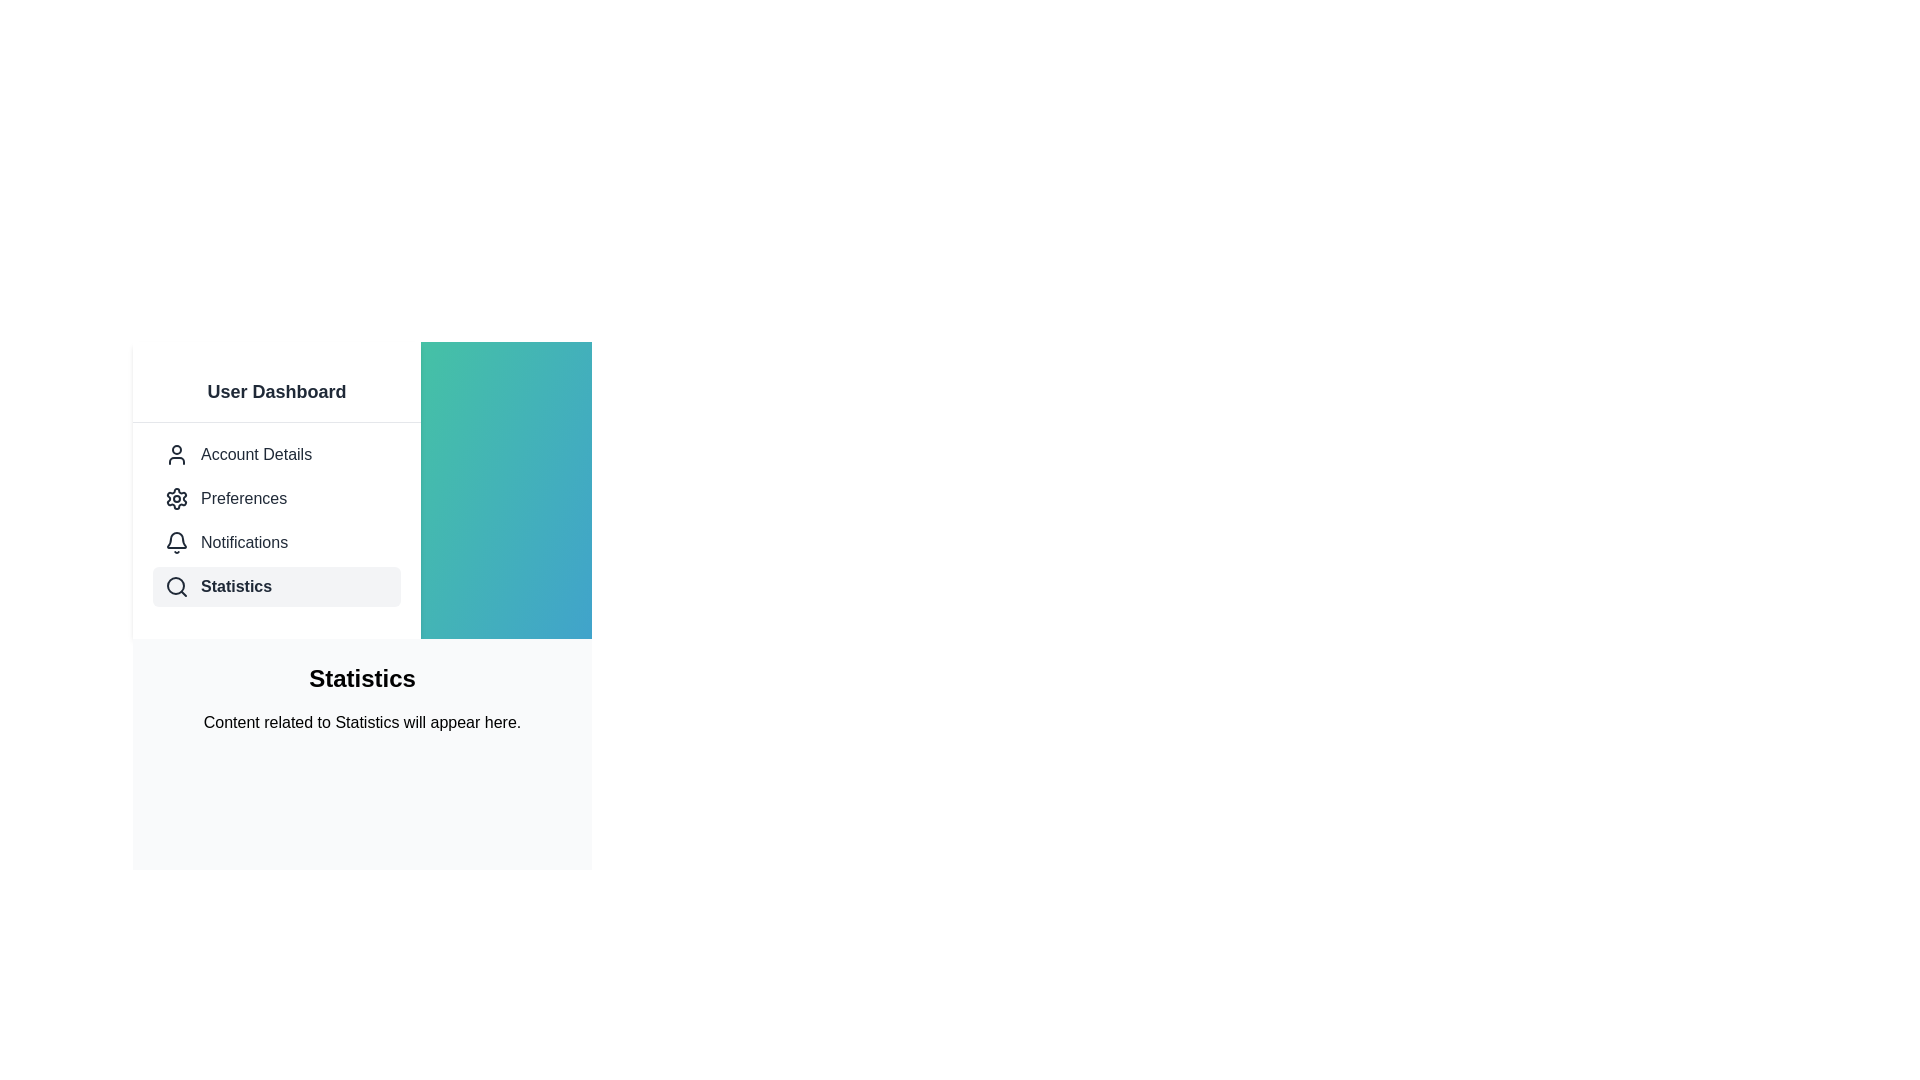 Image resolution: width=1920 pixels, height=1080 pixels. What do you see at coordinates (362, 677) in the screenshot?
I see `the 'Statistics' text label, which is displayed in a bold, large font size and is positioned prominently above a smaller description text` at bounding box center [362, 677].